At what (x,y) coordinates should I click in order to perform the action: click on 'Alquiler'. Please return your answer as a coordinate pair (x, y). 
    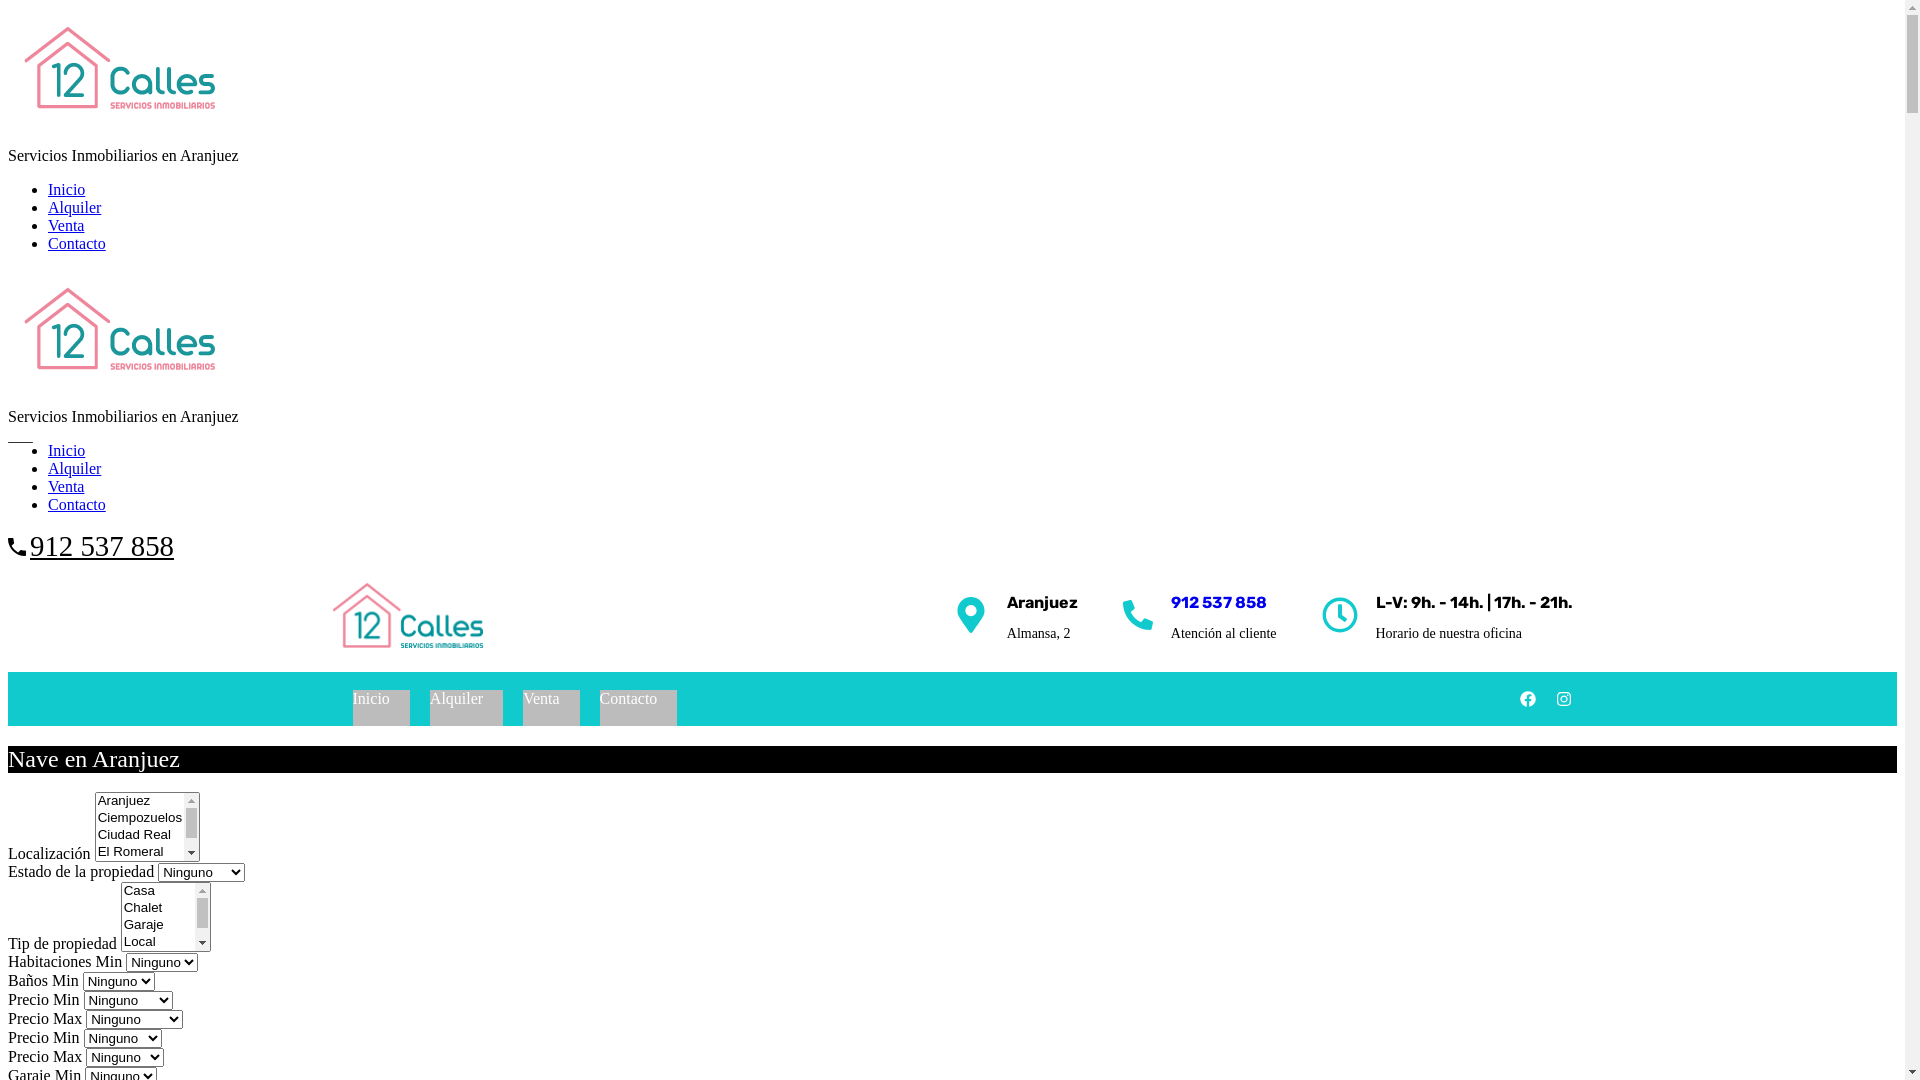
    Looking at the image, I should click on (74, 207).